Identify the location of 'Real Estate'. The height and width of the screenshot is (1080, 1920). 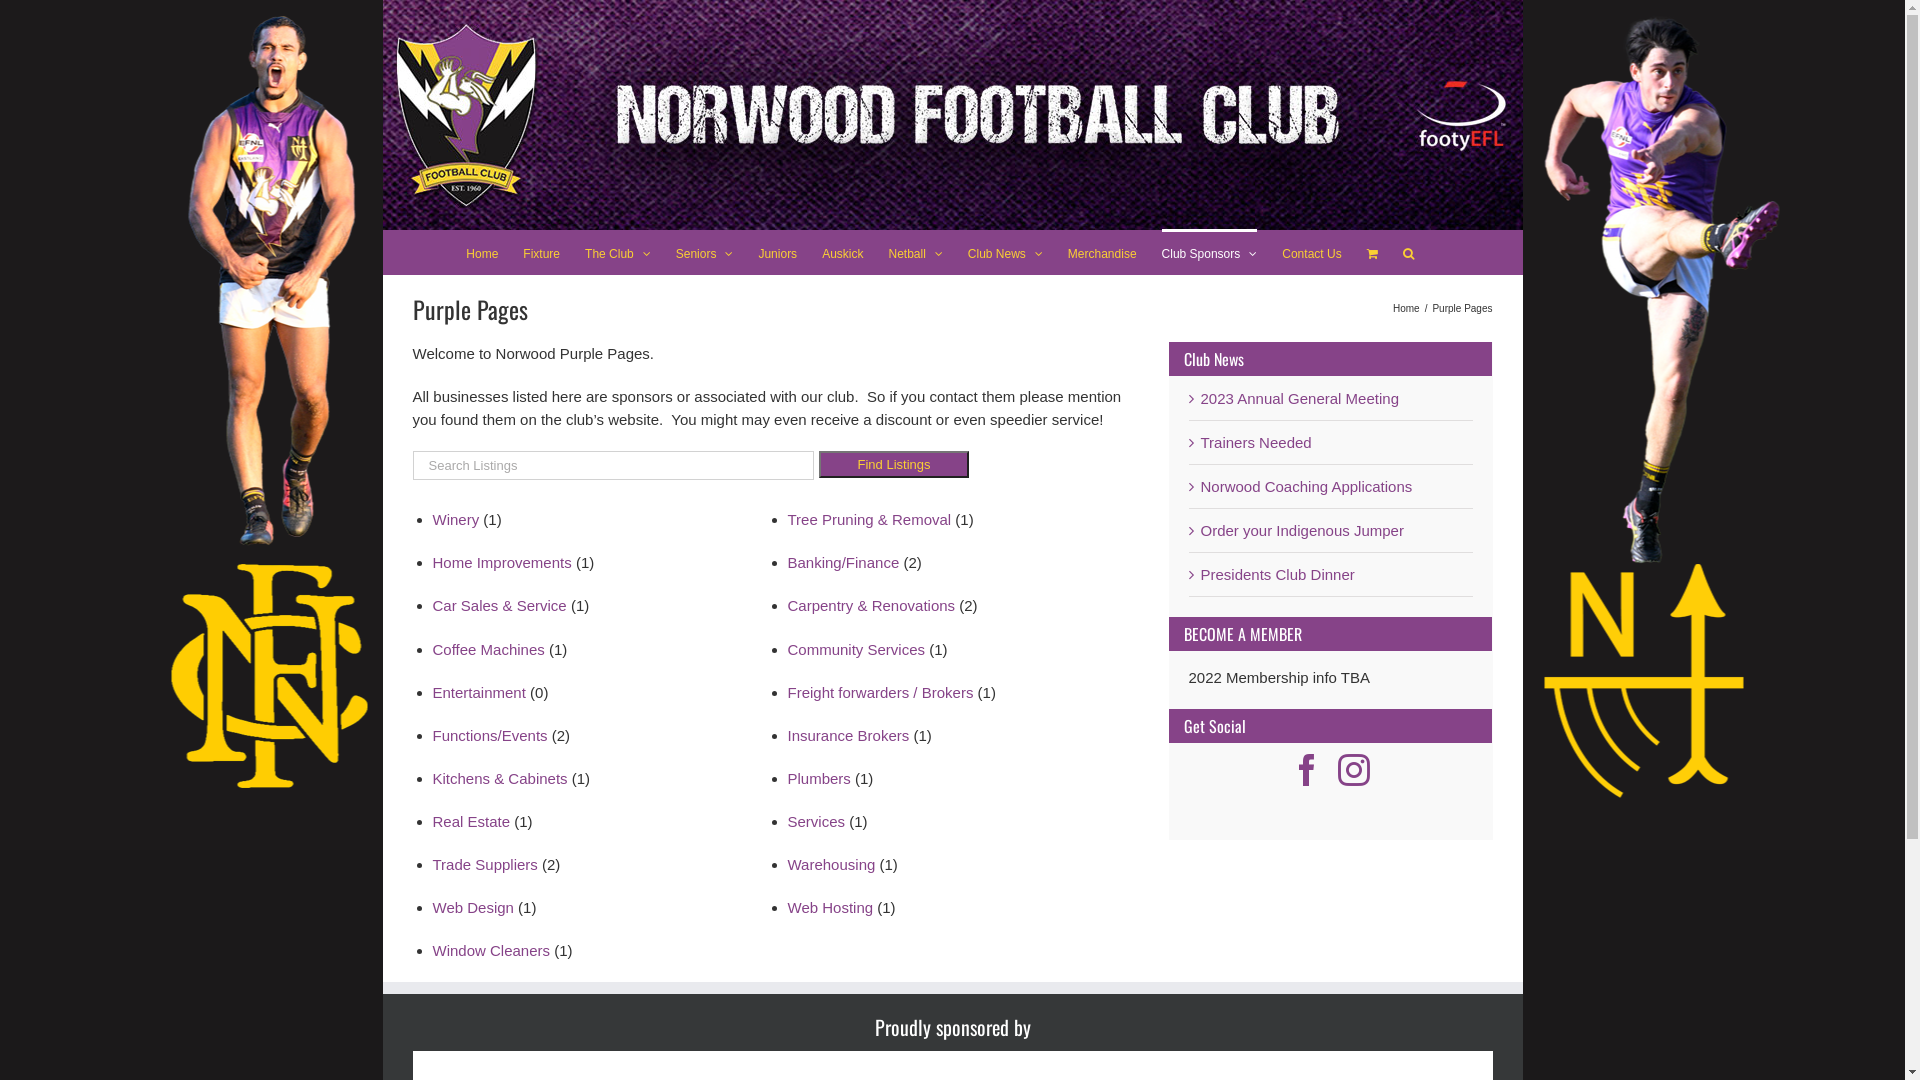
(469, 821).